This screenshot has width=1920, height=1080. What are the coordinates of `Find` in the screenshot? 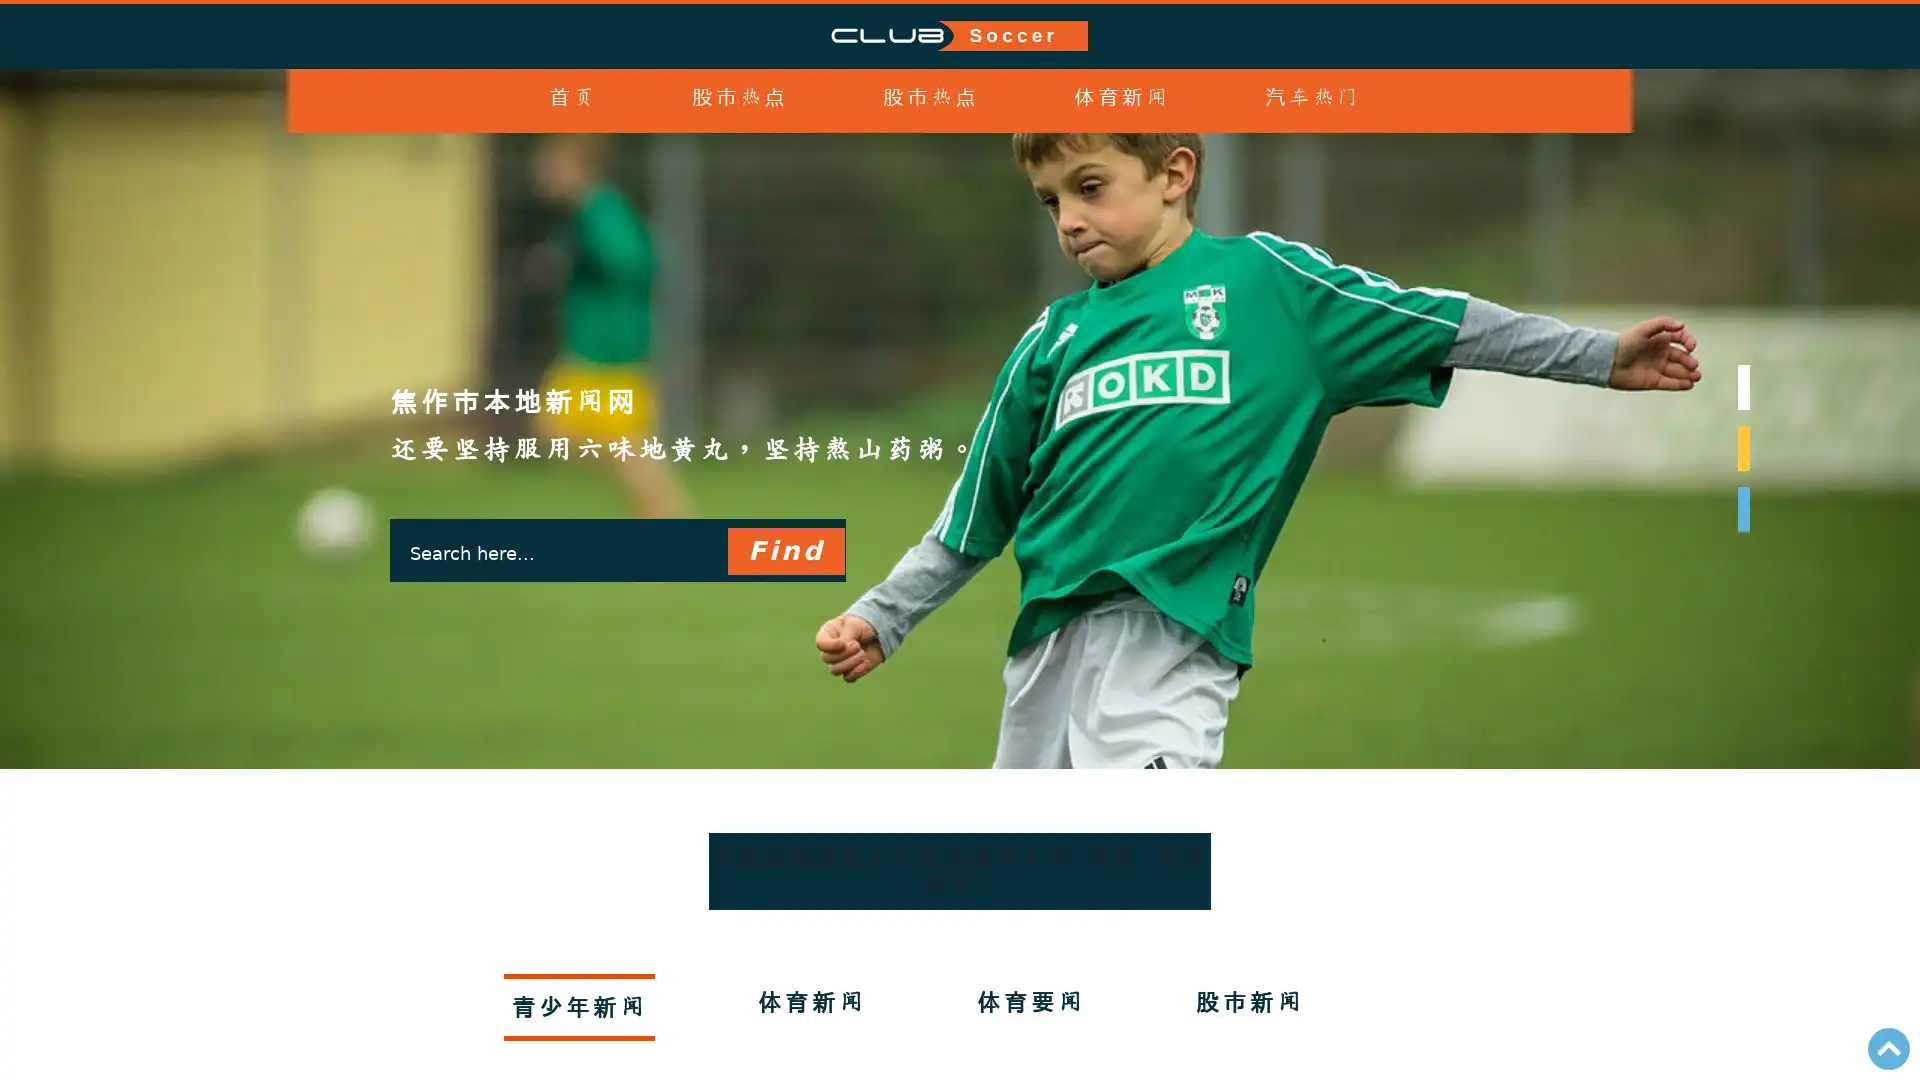 It's located at (784, 551).